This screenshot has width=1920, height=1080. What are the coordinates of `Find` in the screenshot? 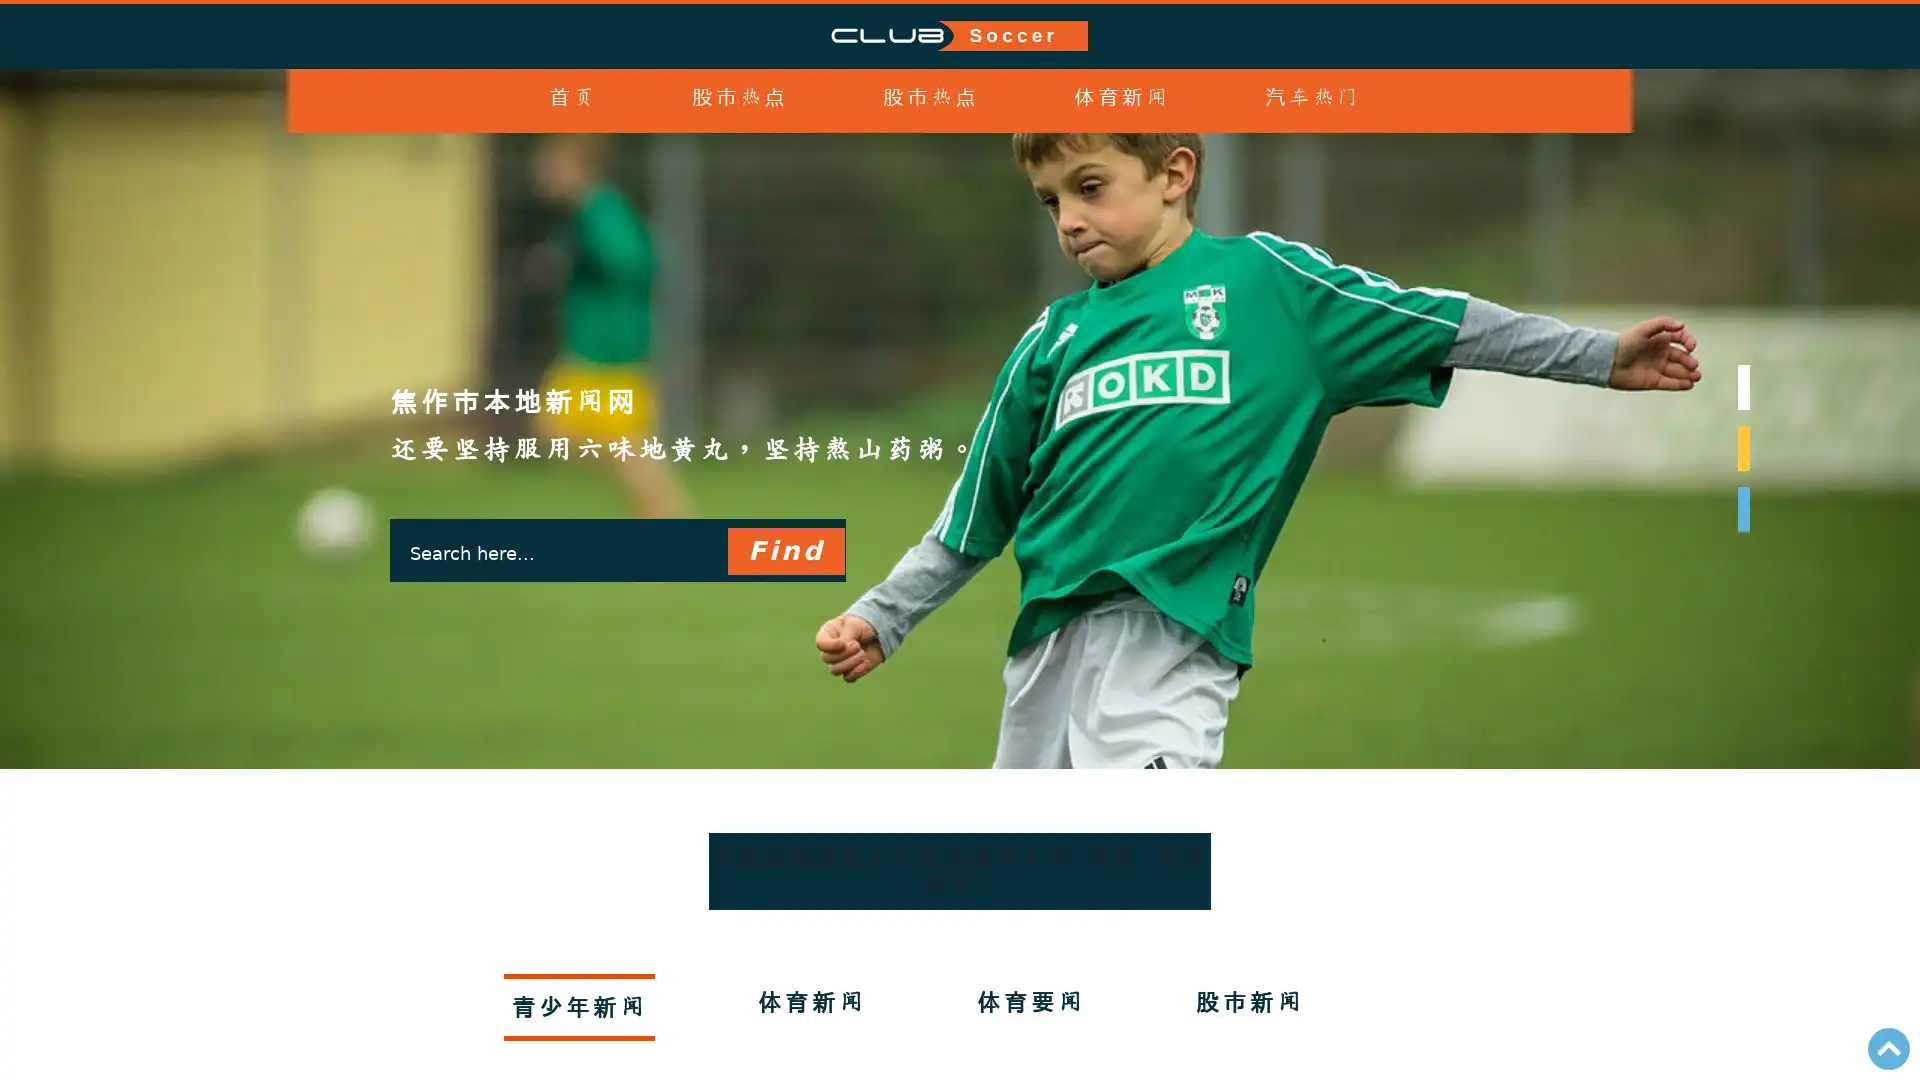 It's located at (784, 551).